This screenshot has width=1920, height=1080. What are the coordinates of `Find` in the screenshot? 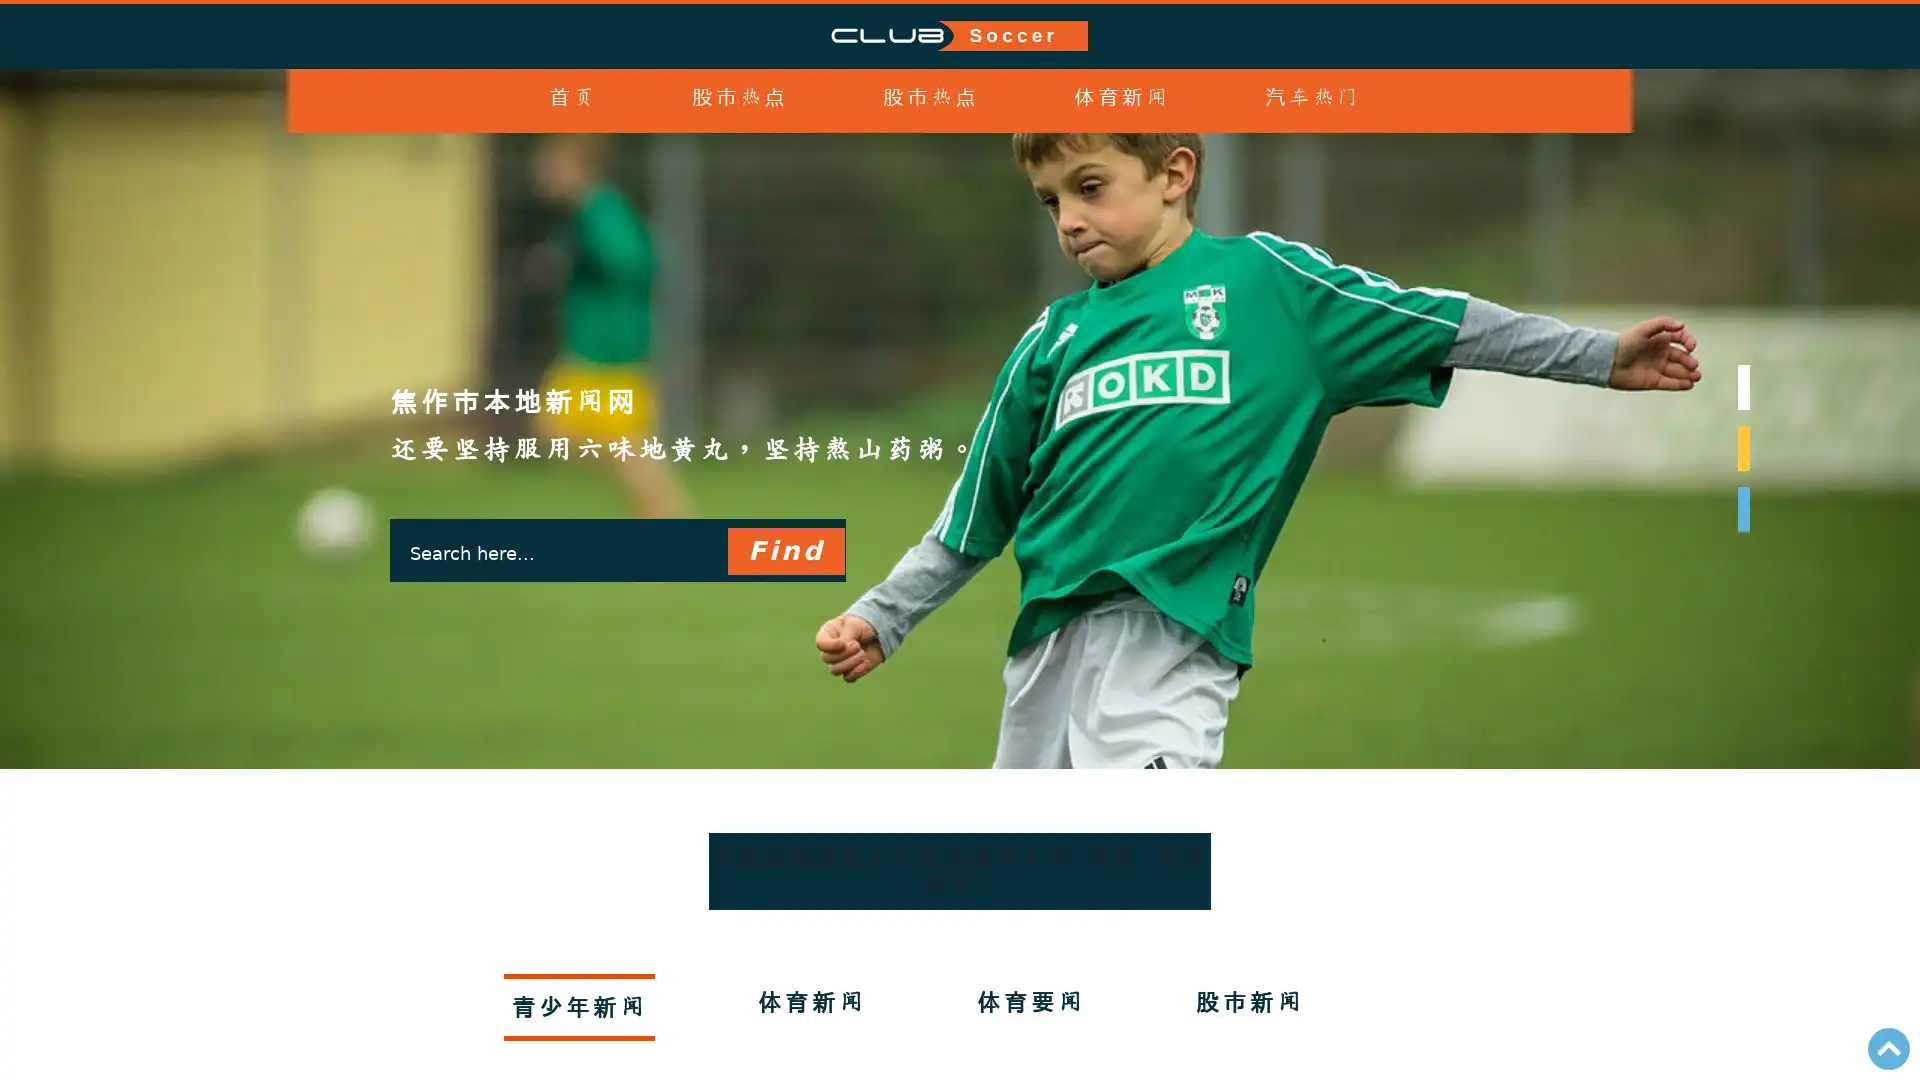 It's located at (784, 551).